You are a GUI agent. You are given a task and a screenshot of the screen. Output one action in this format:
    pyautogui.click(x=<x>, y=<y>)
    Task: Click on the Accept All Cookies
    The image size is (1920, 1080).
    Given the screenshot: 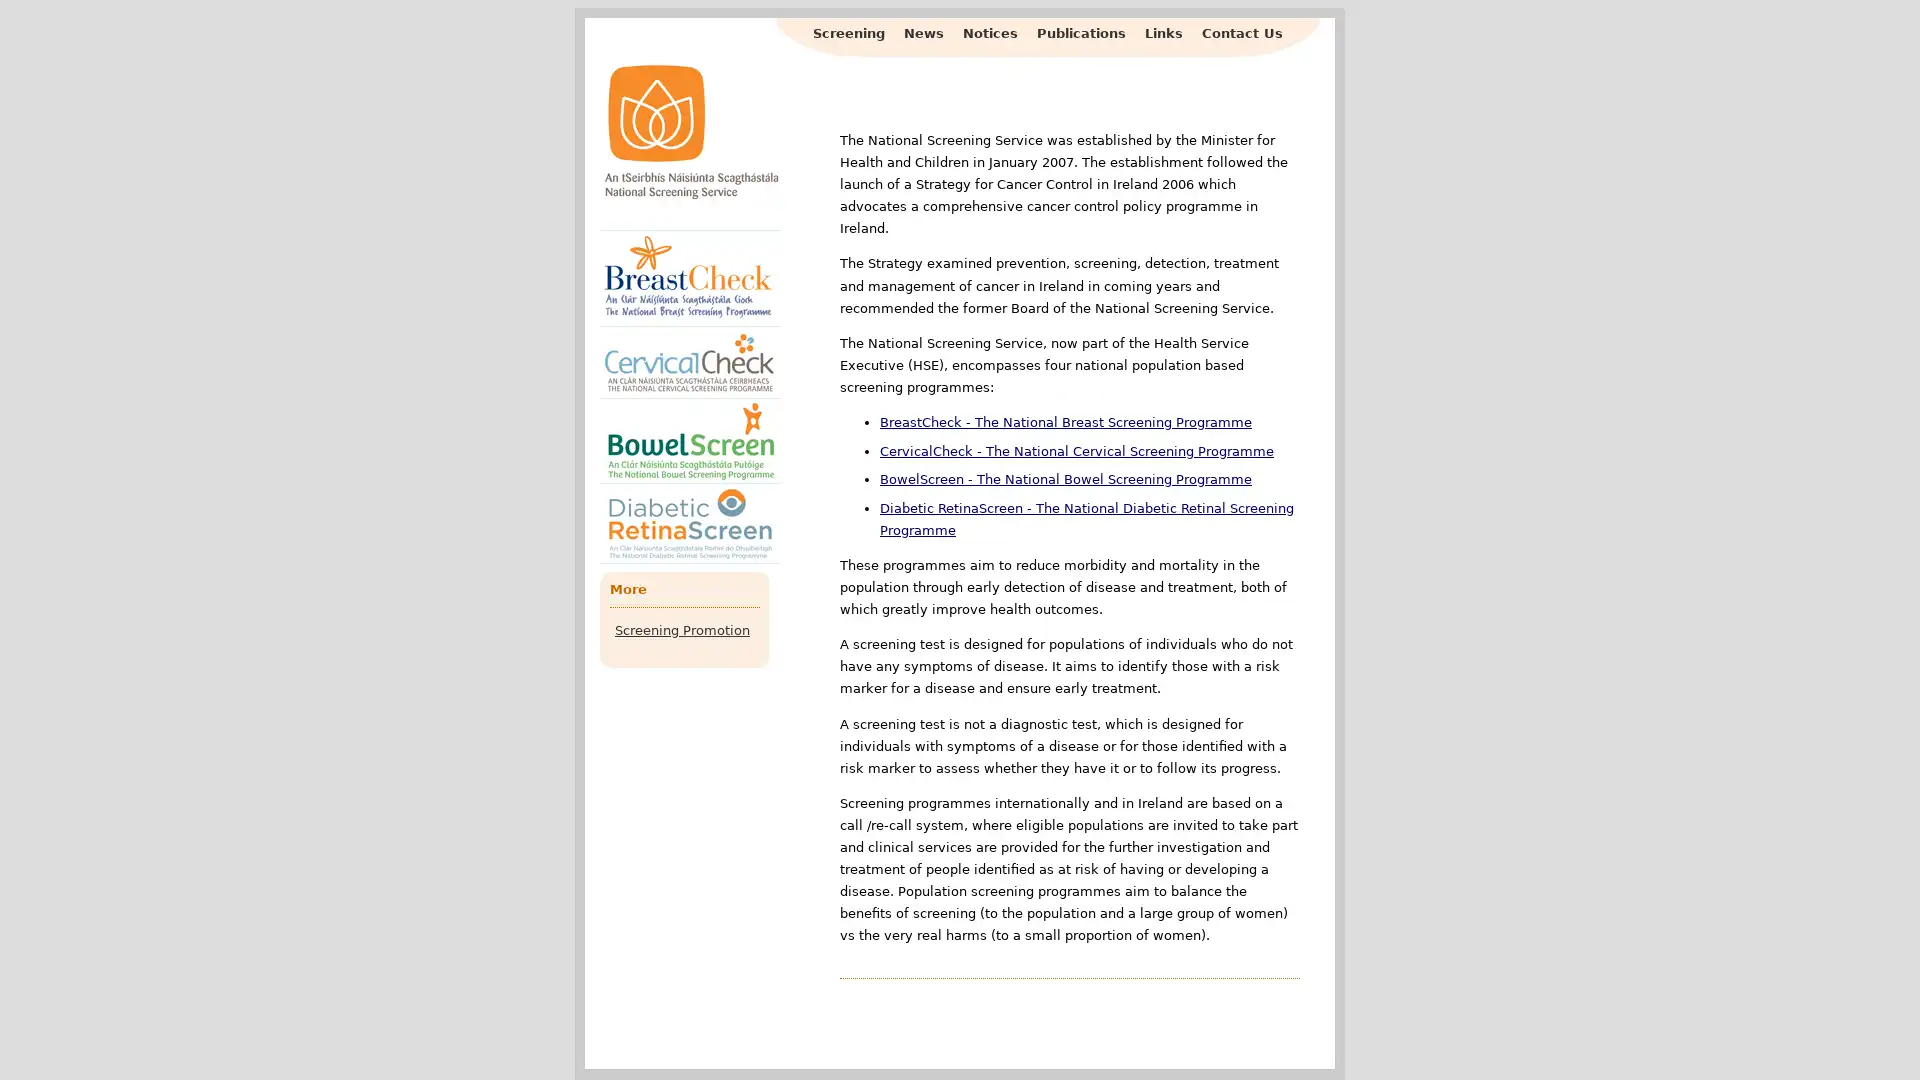 What is the action you would take?
    pyautogui.click(x=1656, y=1036)
    